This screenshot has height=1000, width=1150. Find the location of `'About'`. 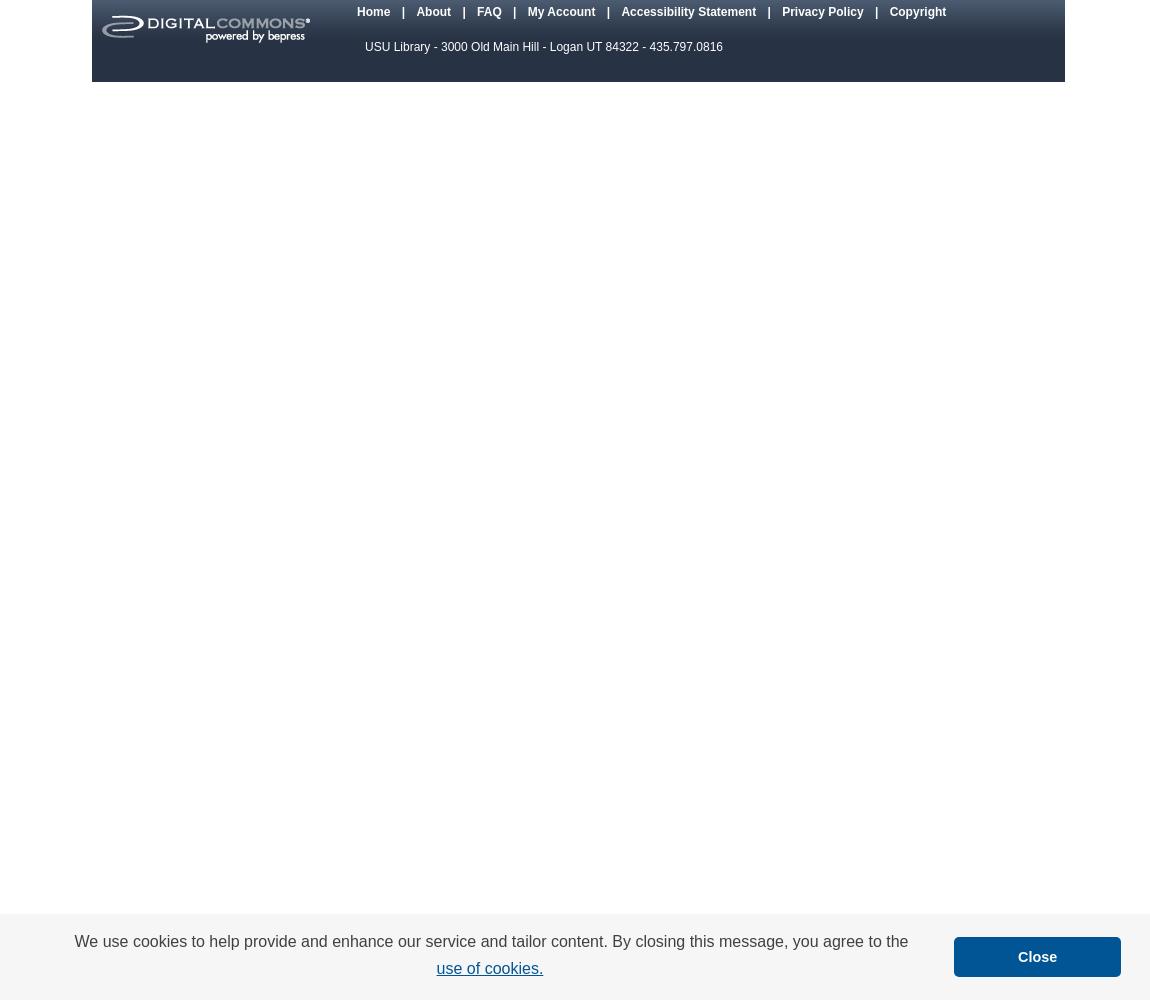

'About' is located at coordinates (435, 11).